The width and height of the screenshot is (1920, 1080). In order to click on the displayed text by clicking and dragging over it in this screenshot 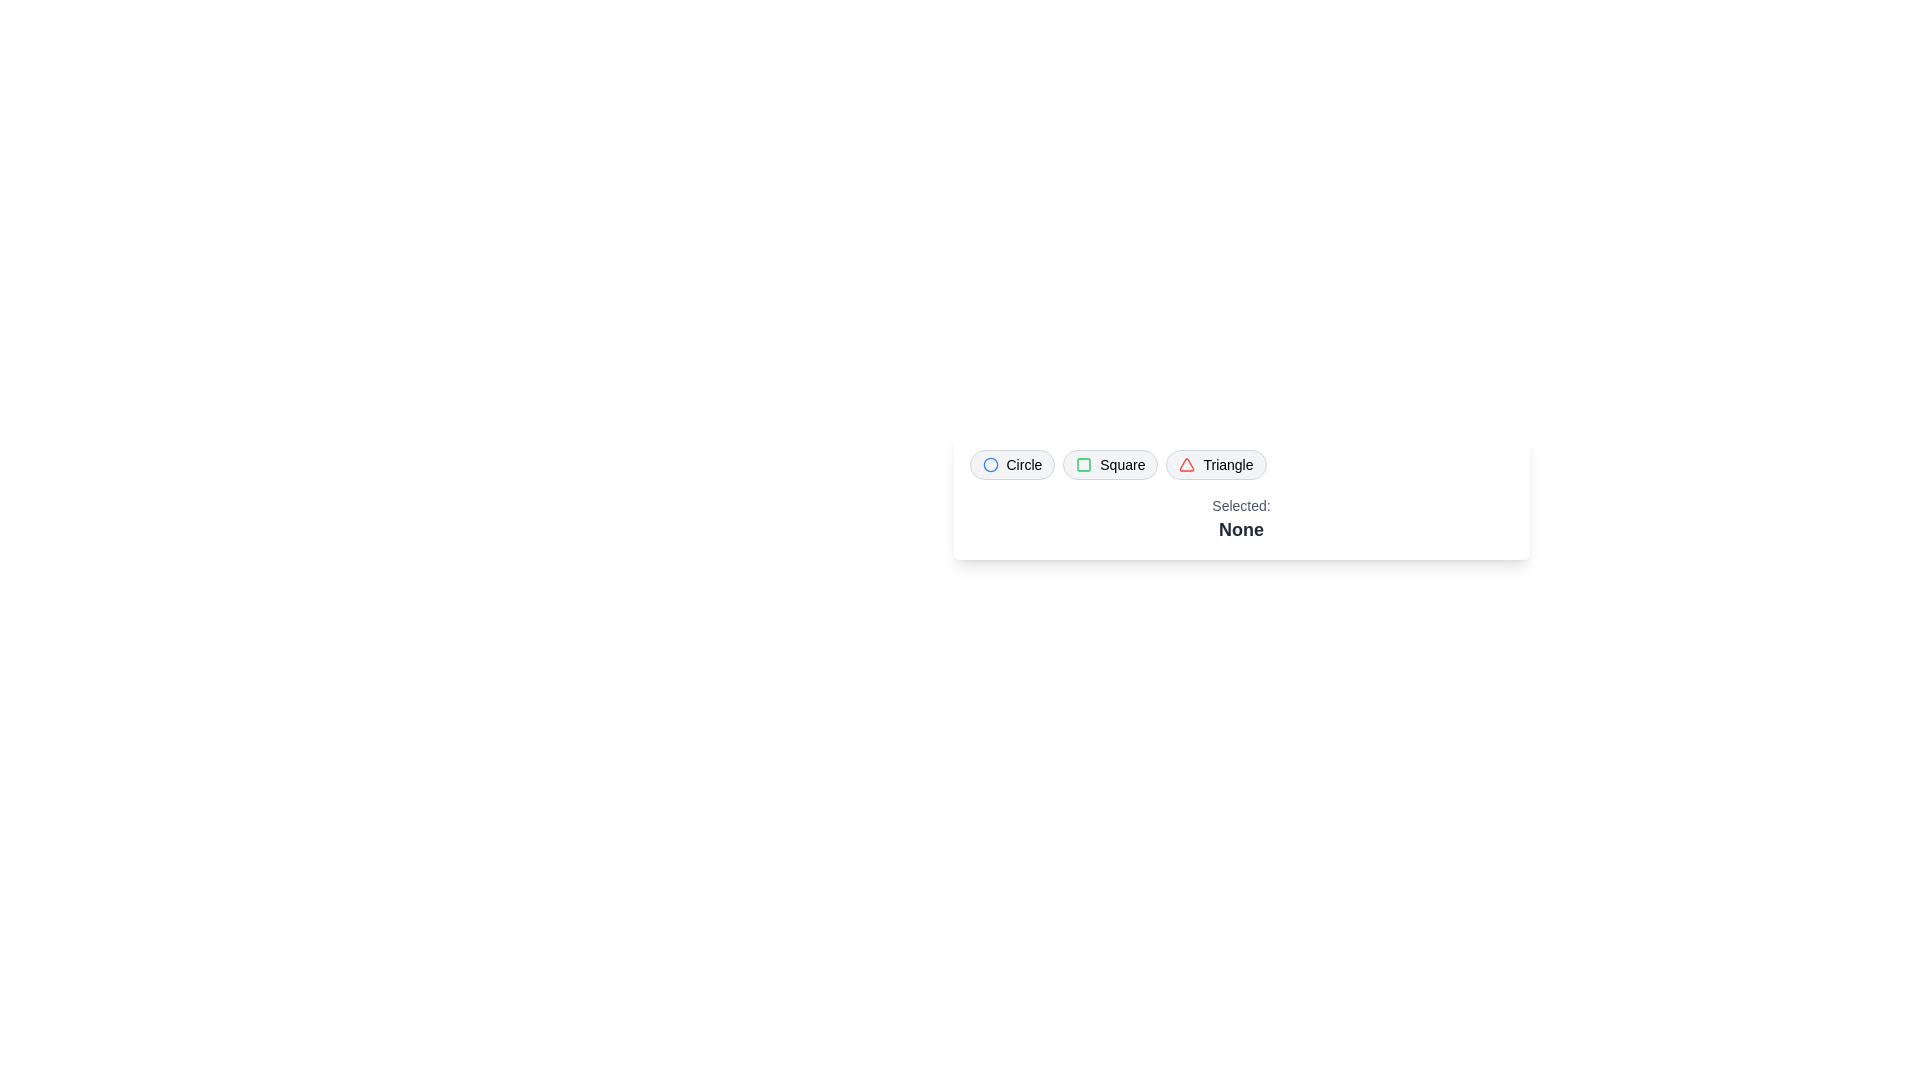, I will do `click(969, 495)`.